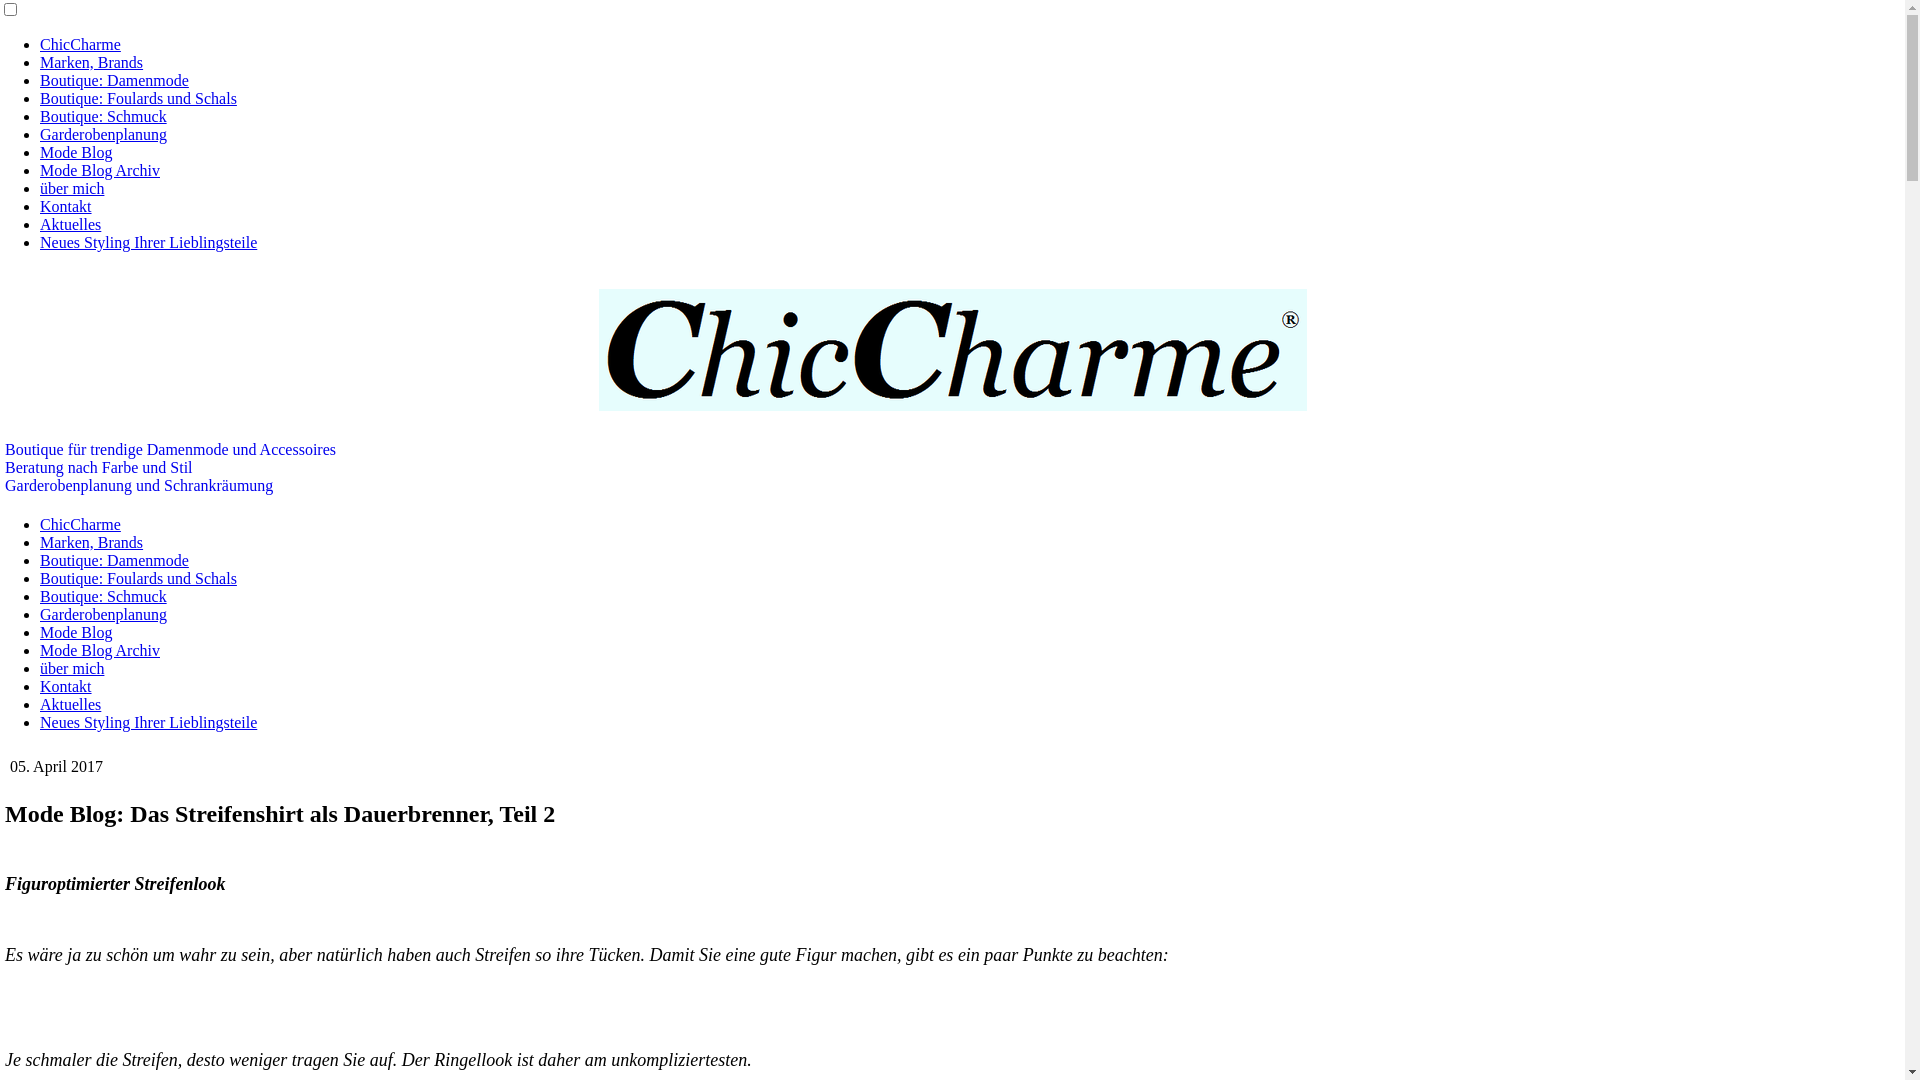 The height and width of the screenshot is (1080, 1920). I want to click on 'ChicCharme', so click(80, 523).